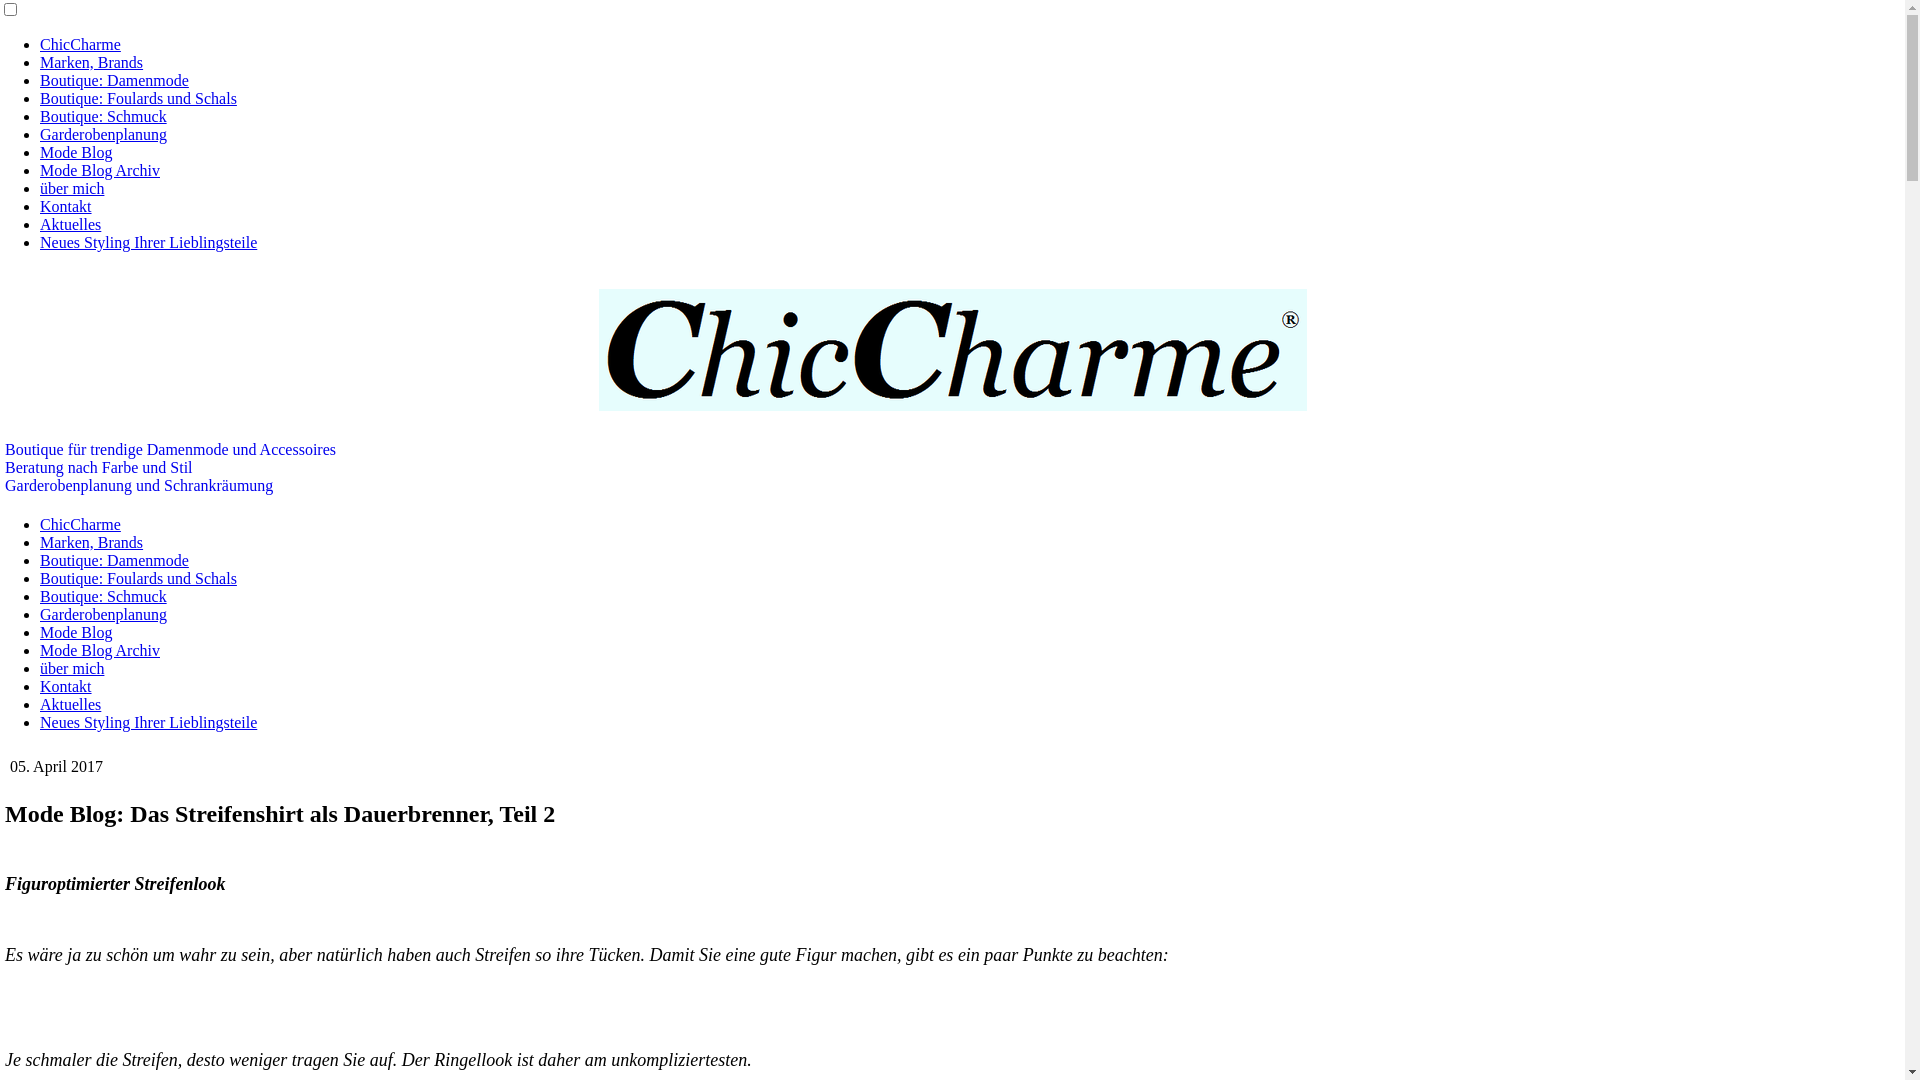 The height and width of the screenshot is (1080, 1920). I want to click on 'ChicCharme', so click(80, 523).